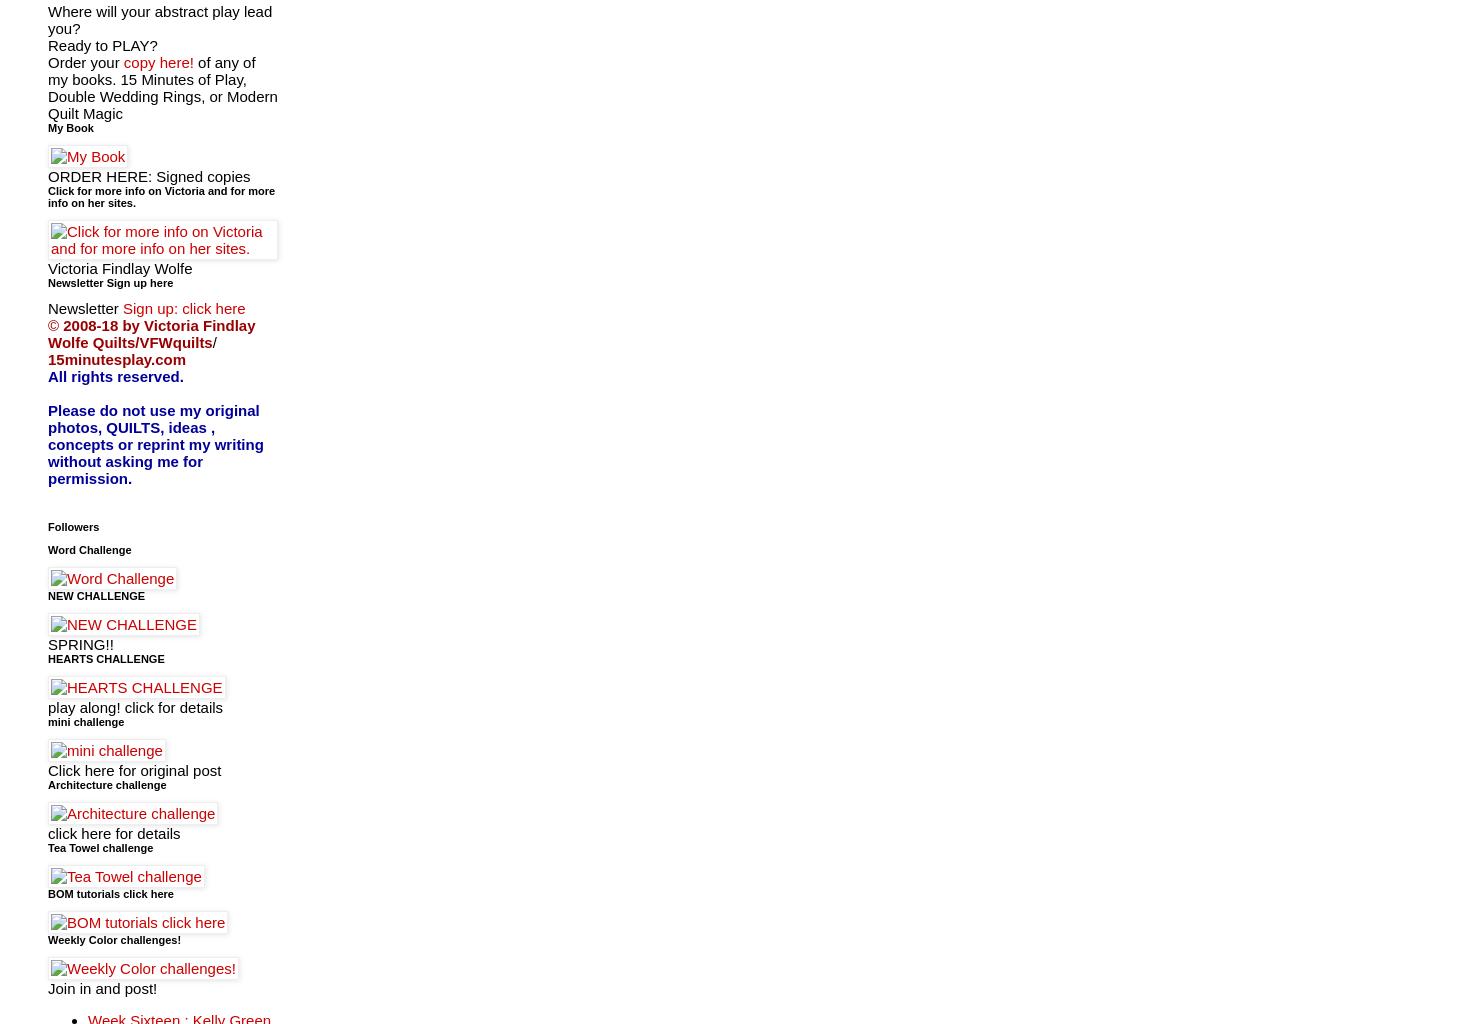  Describe the element at coordinates (101, 43) in the screenshot. I see `'Ready to PLAY?'` at that location.